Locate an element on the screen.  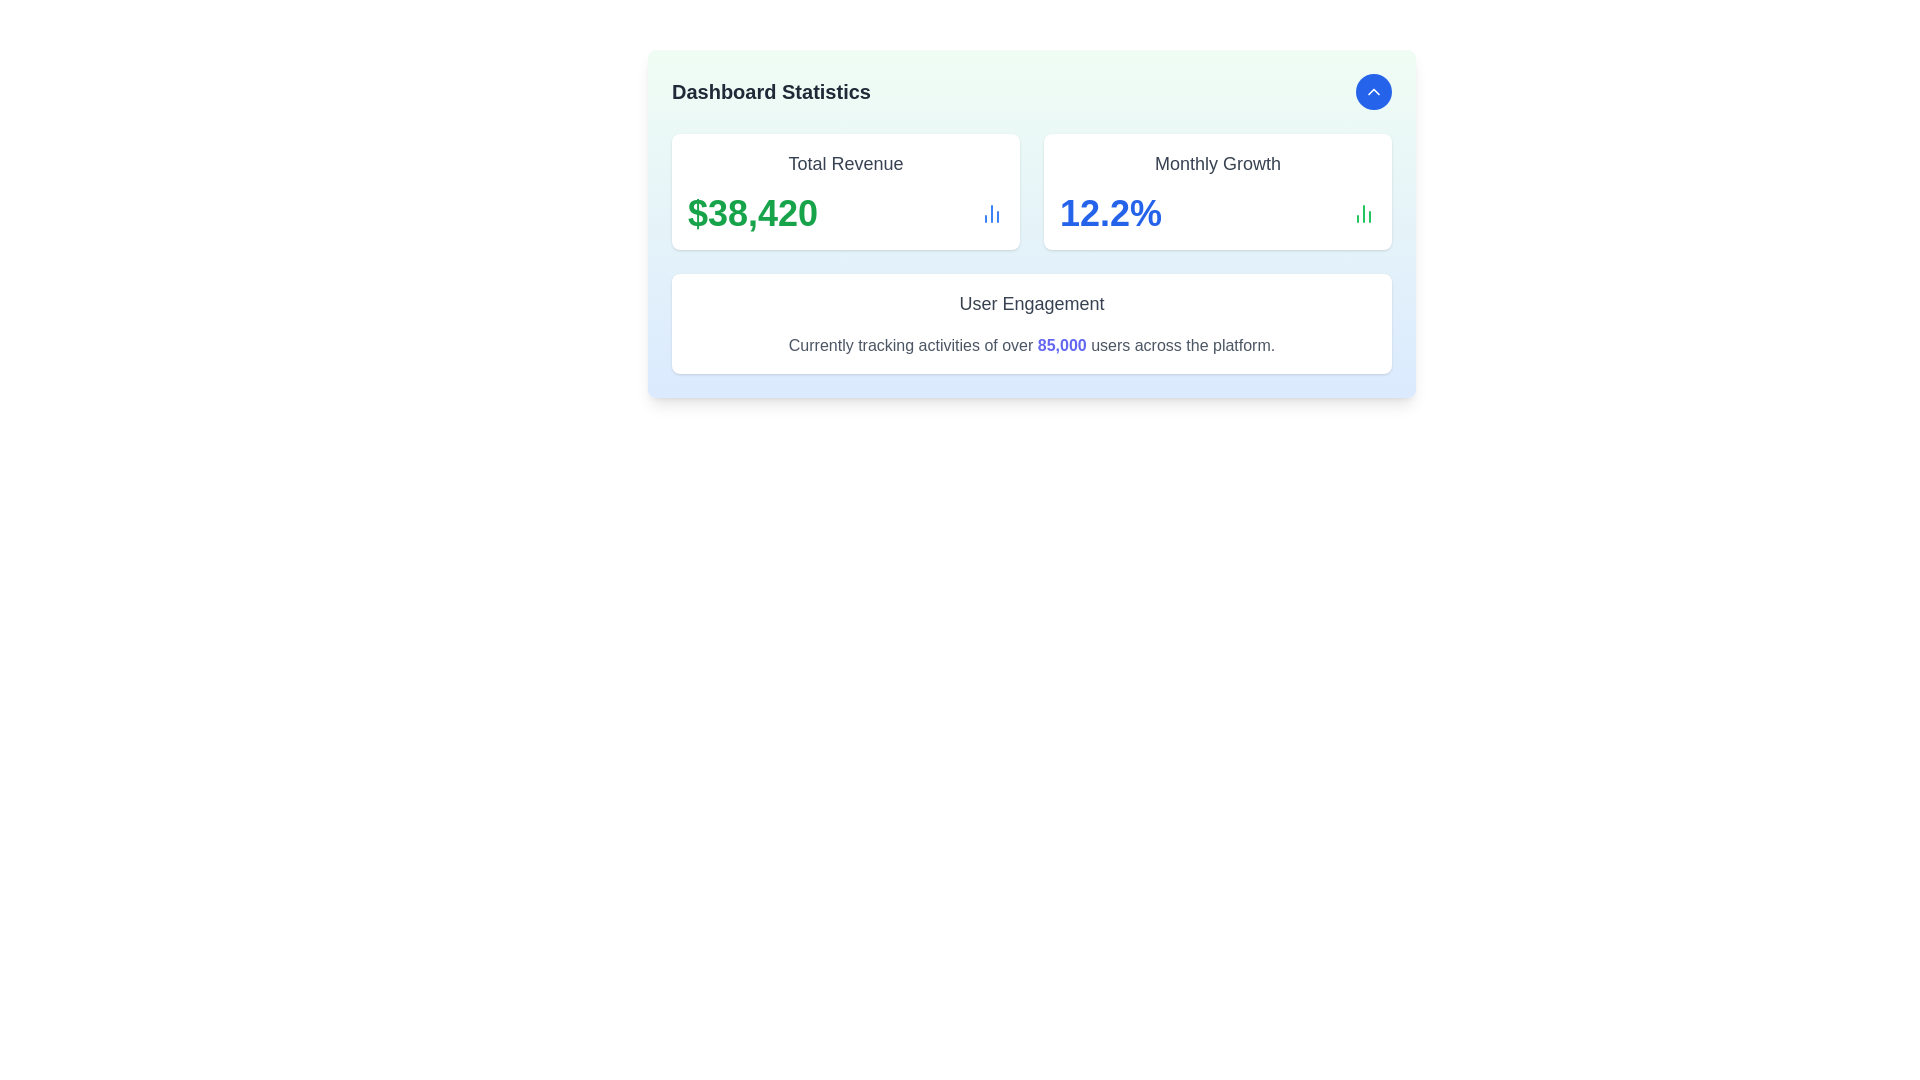
the Static Text displaying the dollar amount "$38,420" in bold, extra-large green font, located under the heading "Total Revenue." is located at coordinates (752, 213).